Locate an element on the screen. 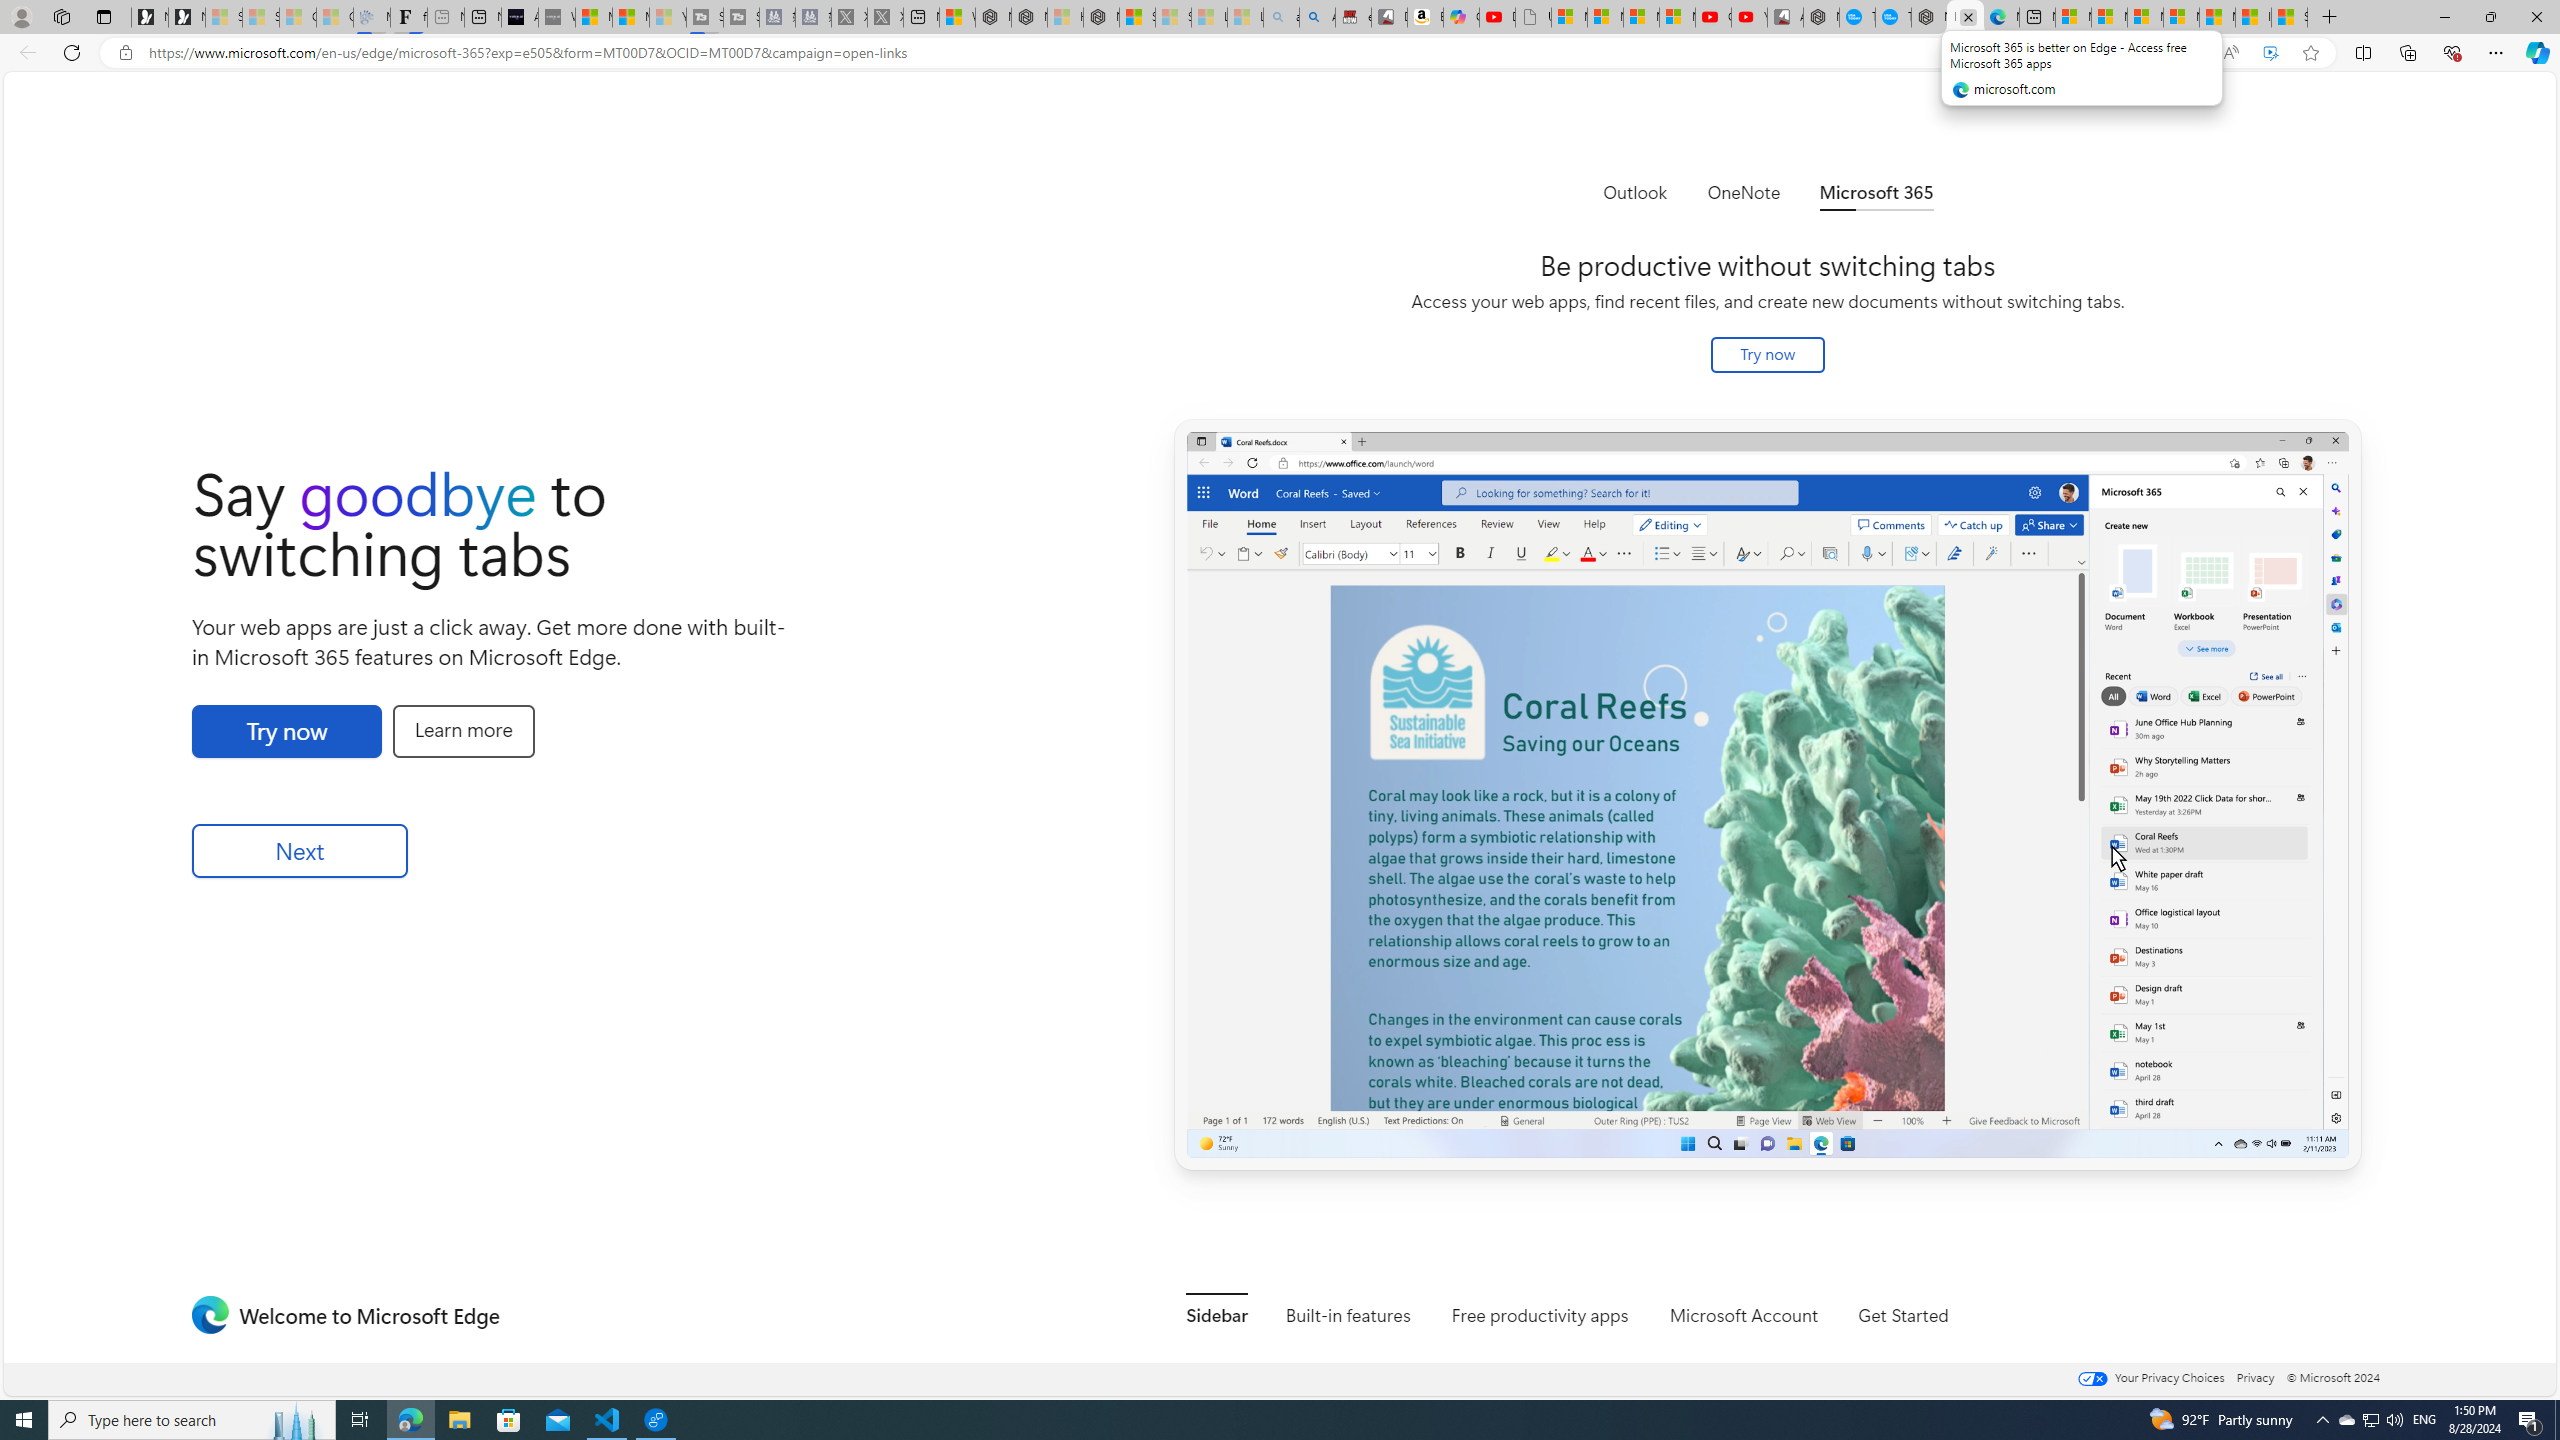 This screenshot has width=2560, height=1440. 'Workspaces' is located at coordinates (61, 16).